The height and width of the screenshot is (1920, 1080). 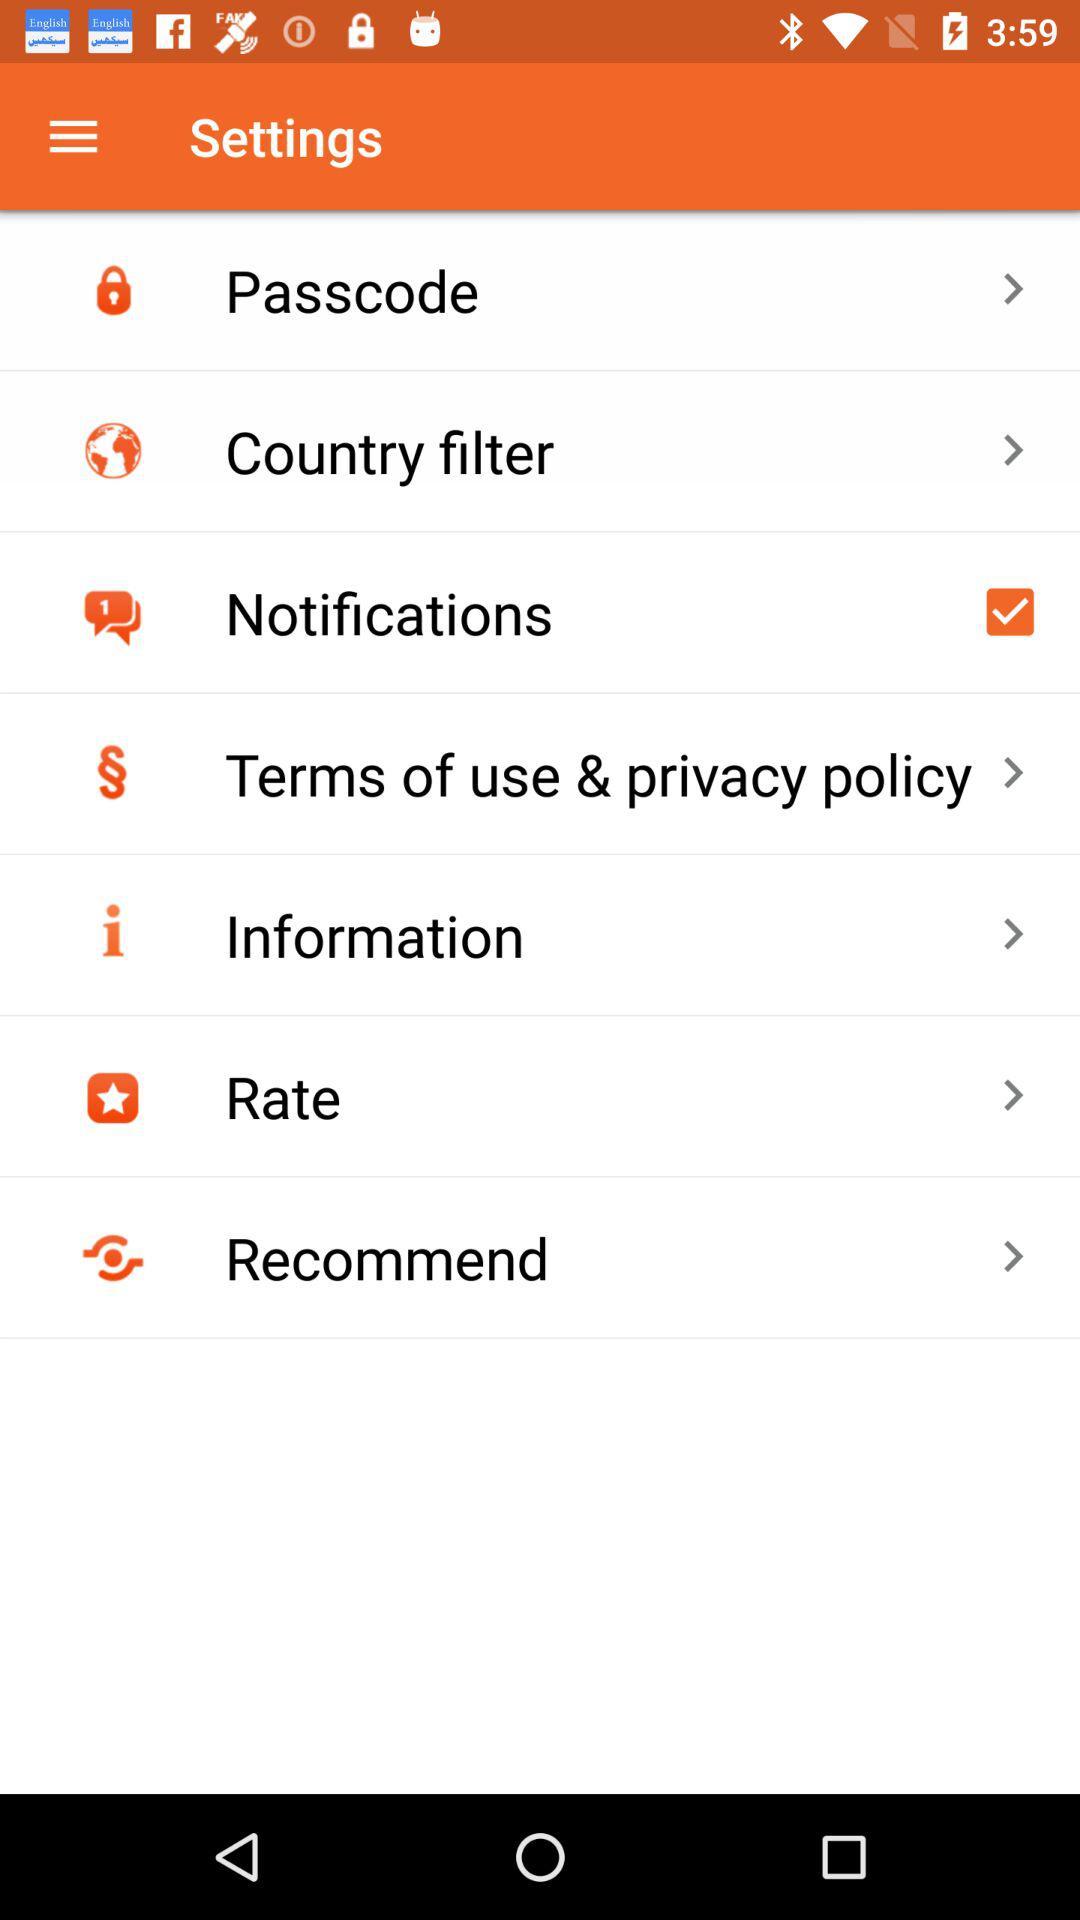 I want to click on the recommend item, so click(x=611, y=1256).